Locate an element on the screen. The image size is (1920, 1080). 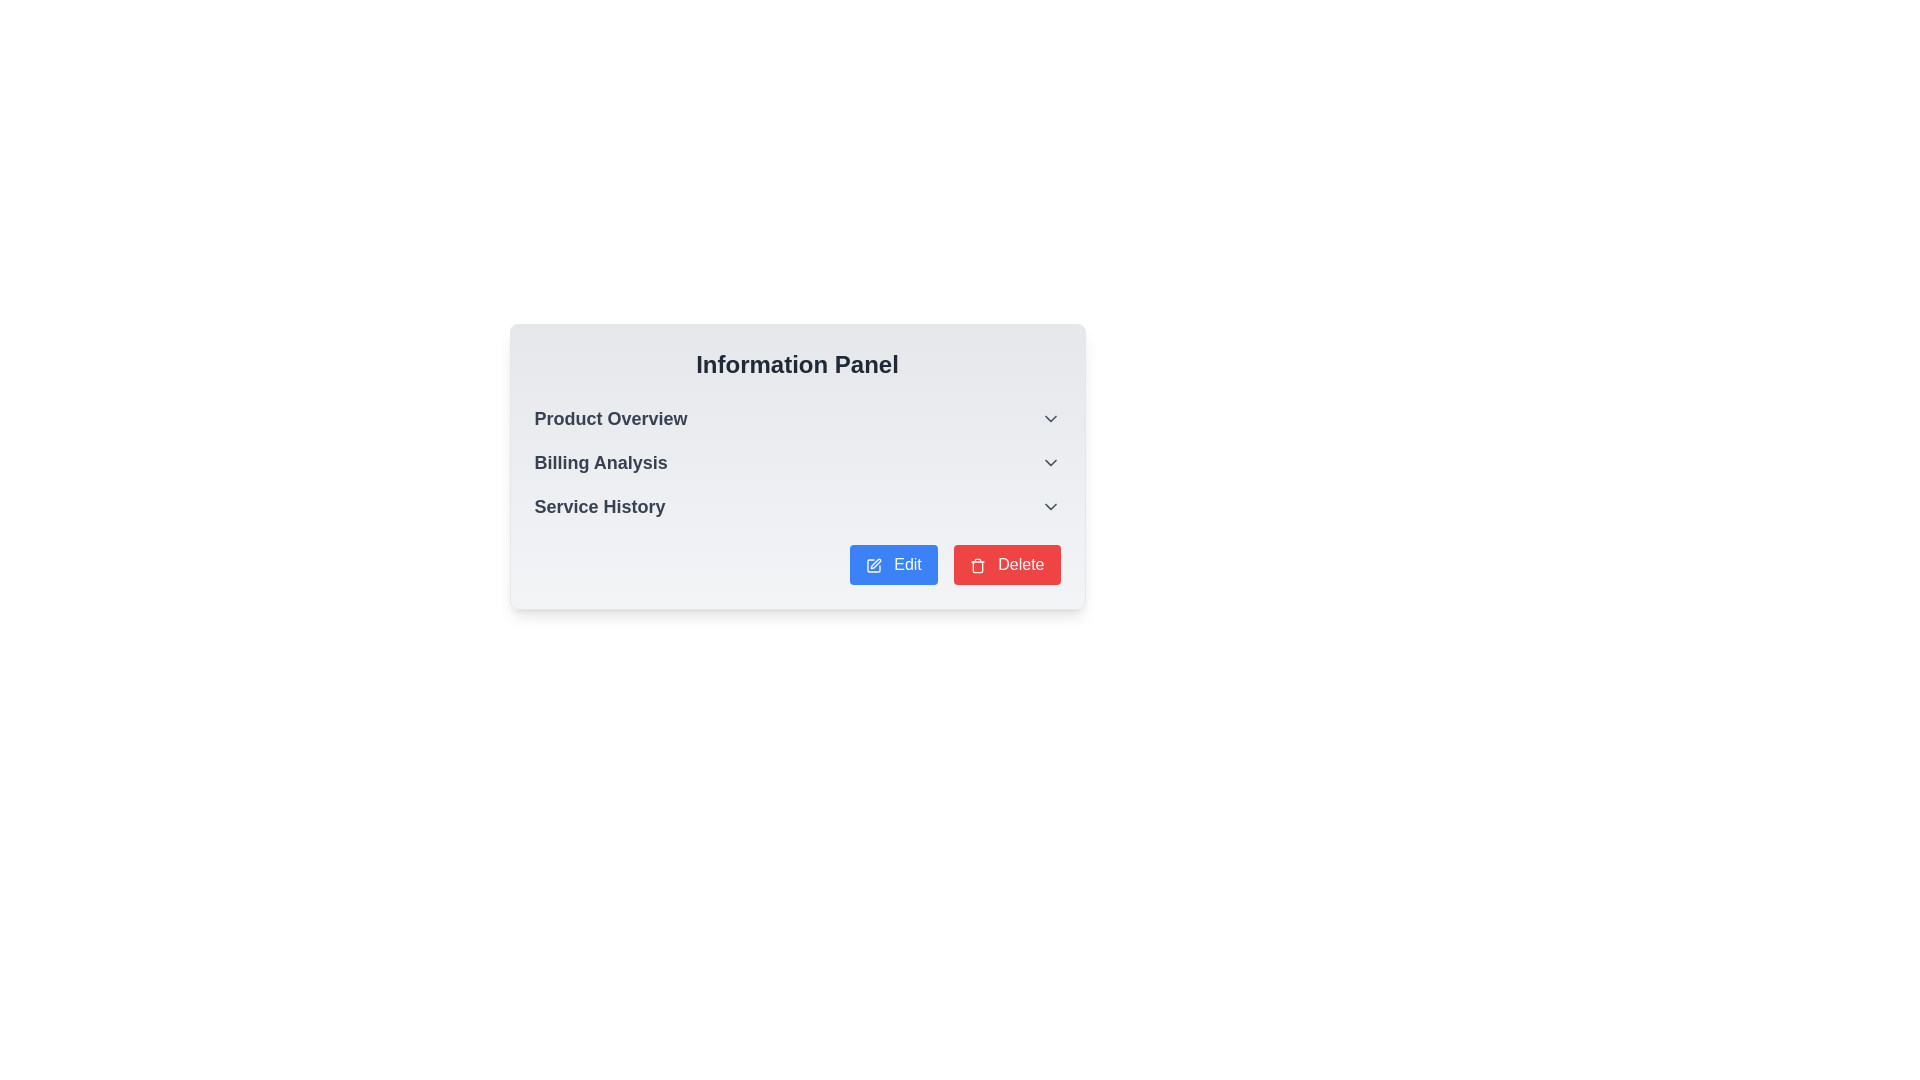
the downwards-pointing gray chevron icon next to 'Billing Analysis' is located at coordinates (1049, 462).